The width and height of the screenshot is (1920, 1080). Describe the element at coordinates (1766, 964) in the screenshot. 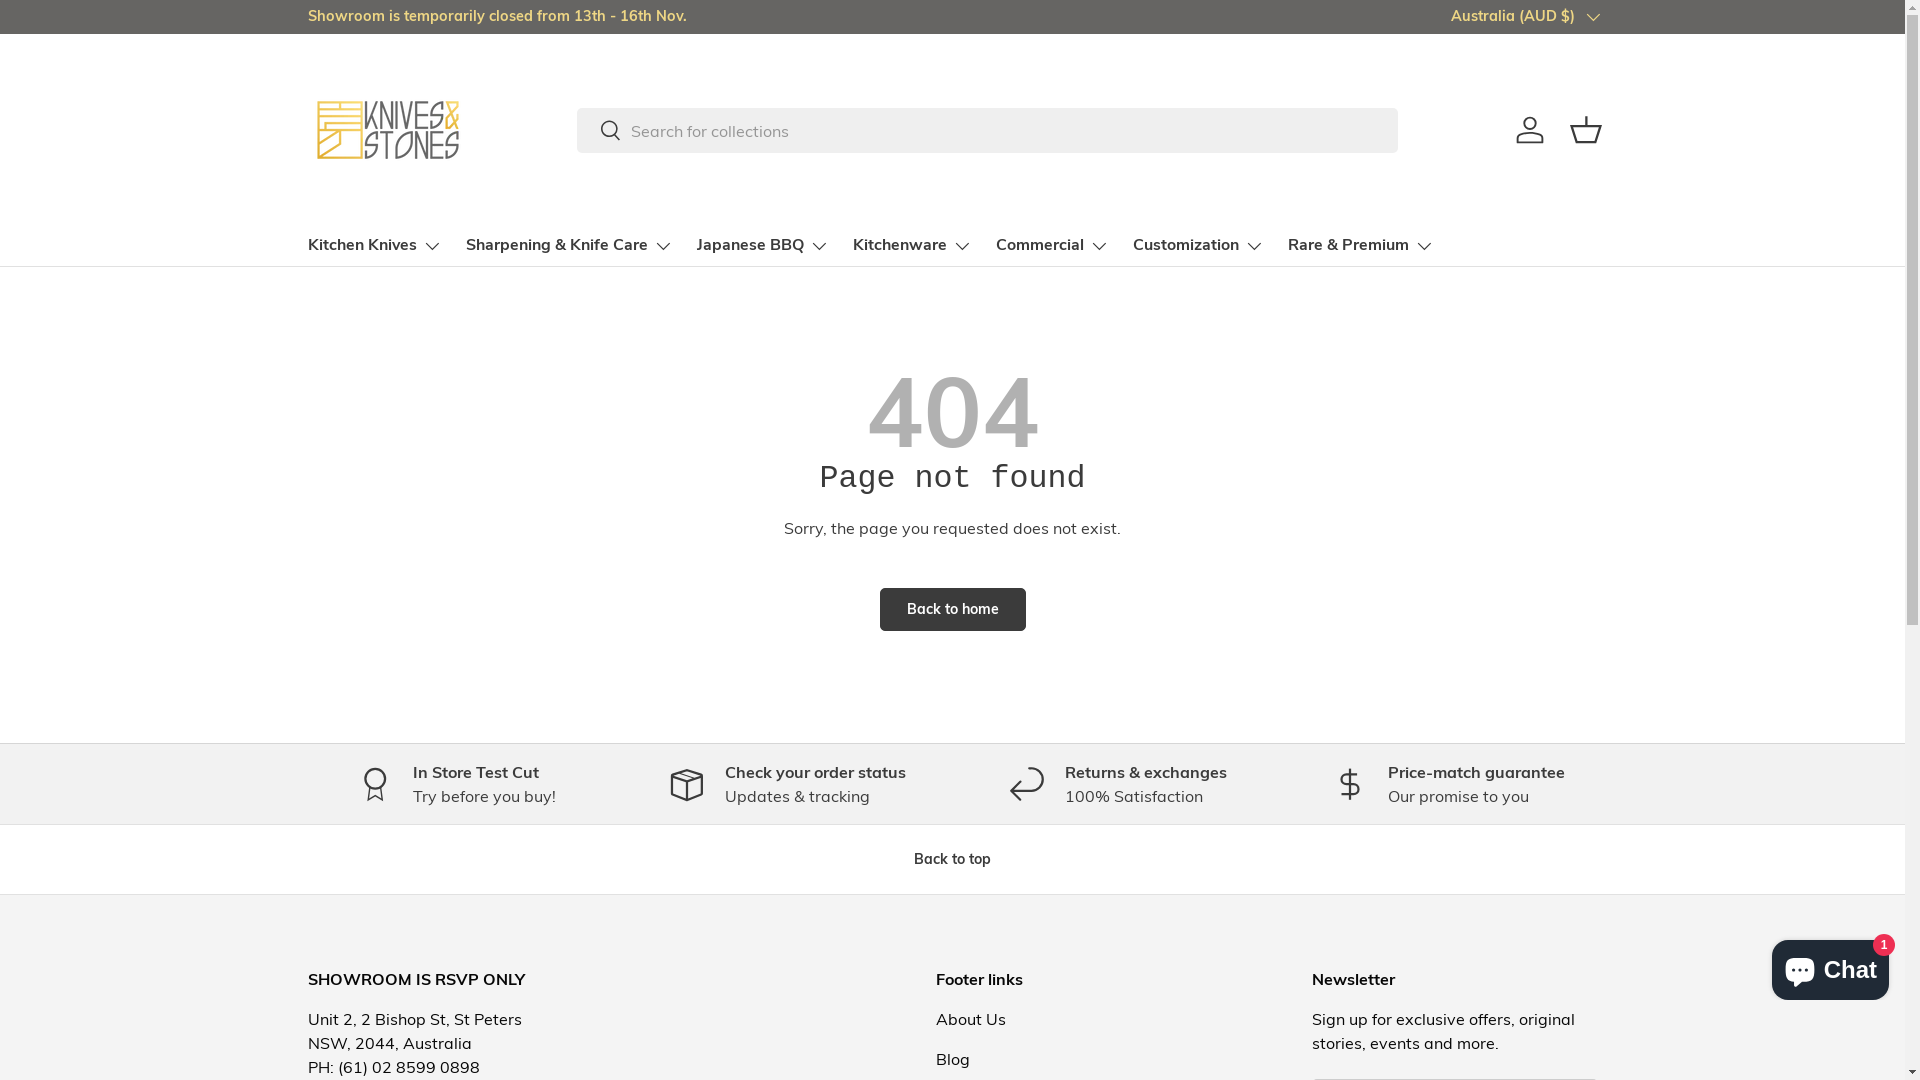

I see `'Shopify online store chat'` at that location.